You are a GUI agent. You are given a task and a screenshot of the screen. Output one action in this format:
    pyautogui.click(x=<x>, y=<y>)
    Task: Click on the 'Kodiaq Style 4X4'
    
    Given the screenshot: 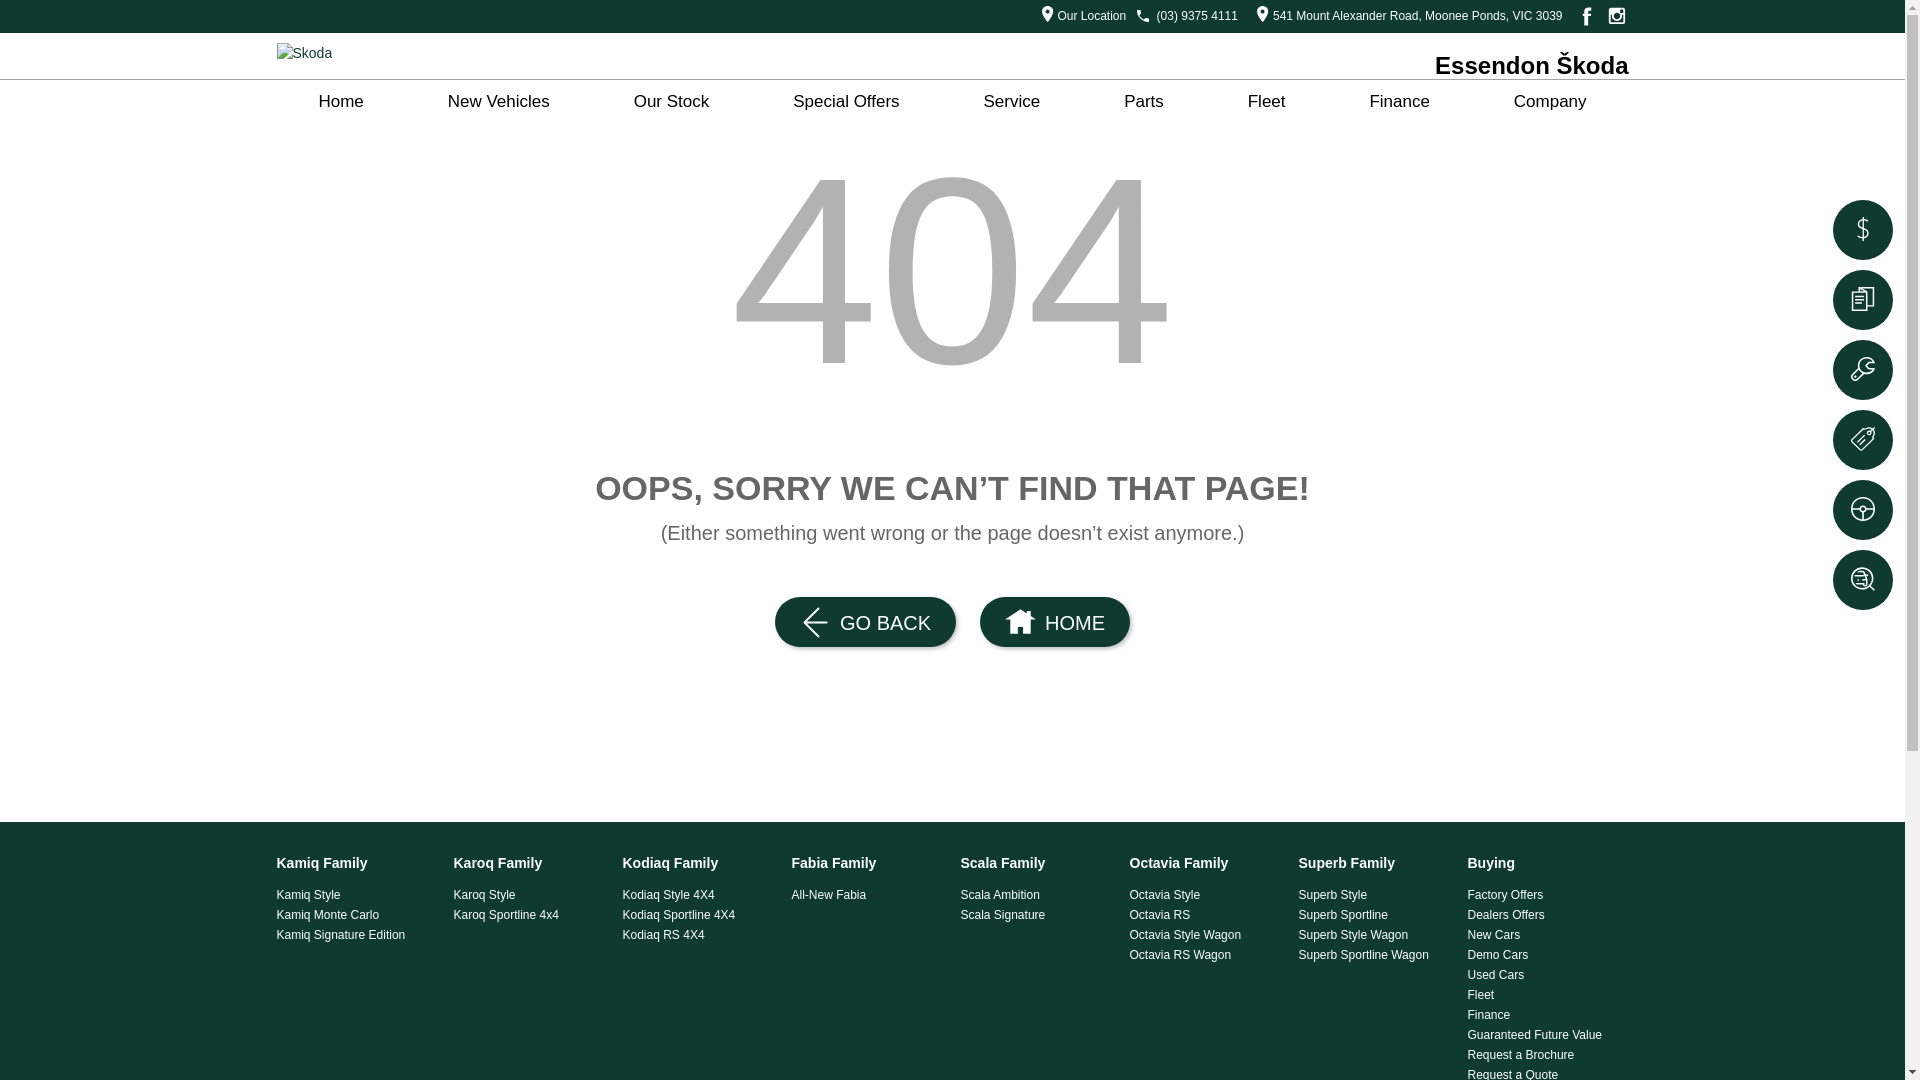 What is the action you would take?
    pyautogui.click(x=698, y=893)
    